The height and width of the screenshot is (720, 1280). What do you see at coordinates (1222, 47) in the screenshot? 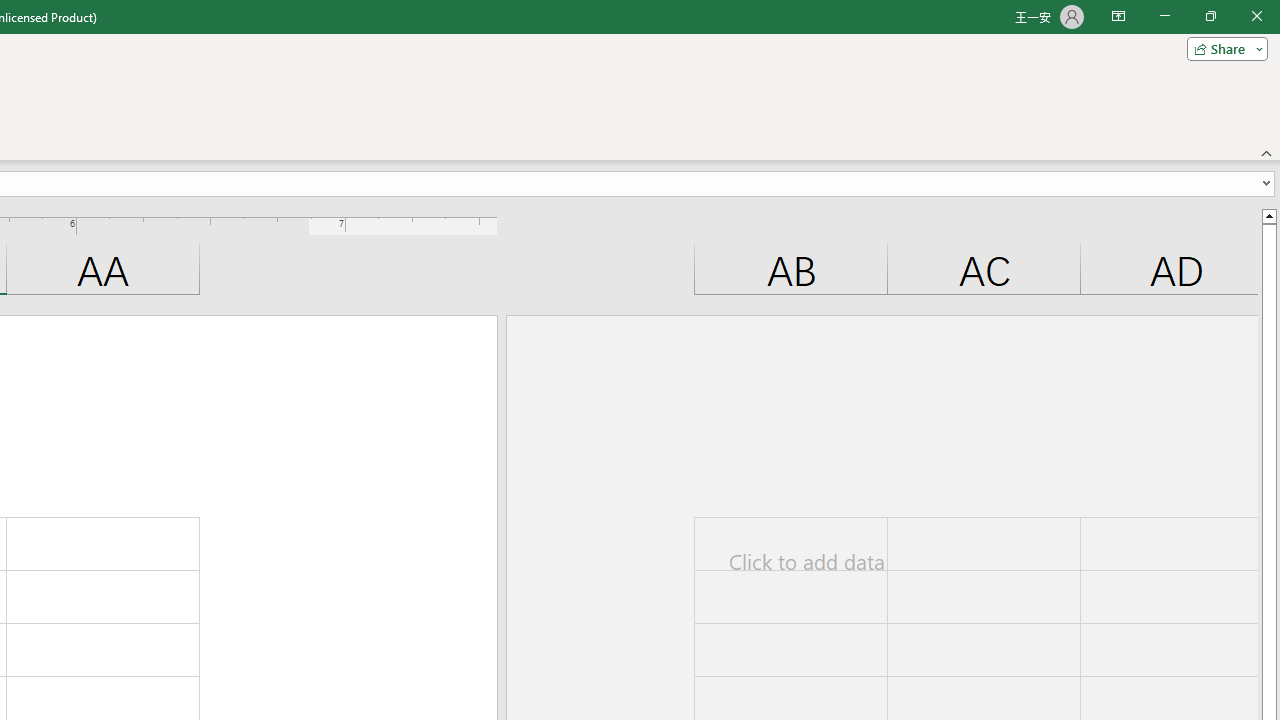
I see `'Share'` at bounding box center [1222, 47].